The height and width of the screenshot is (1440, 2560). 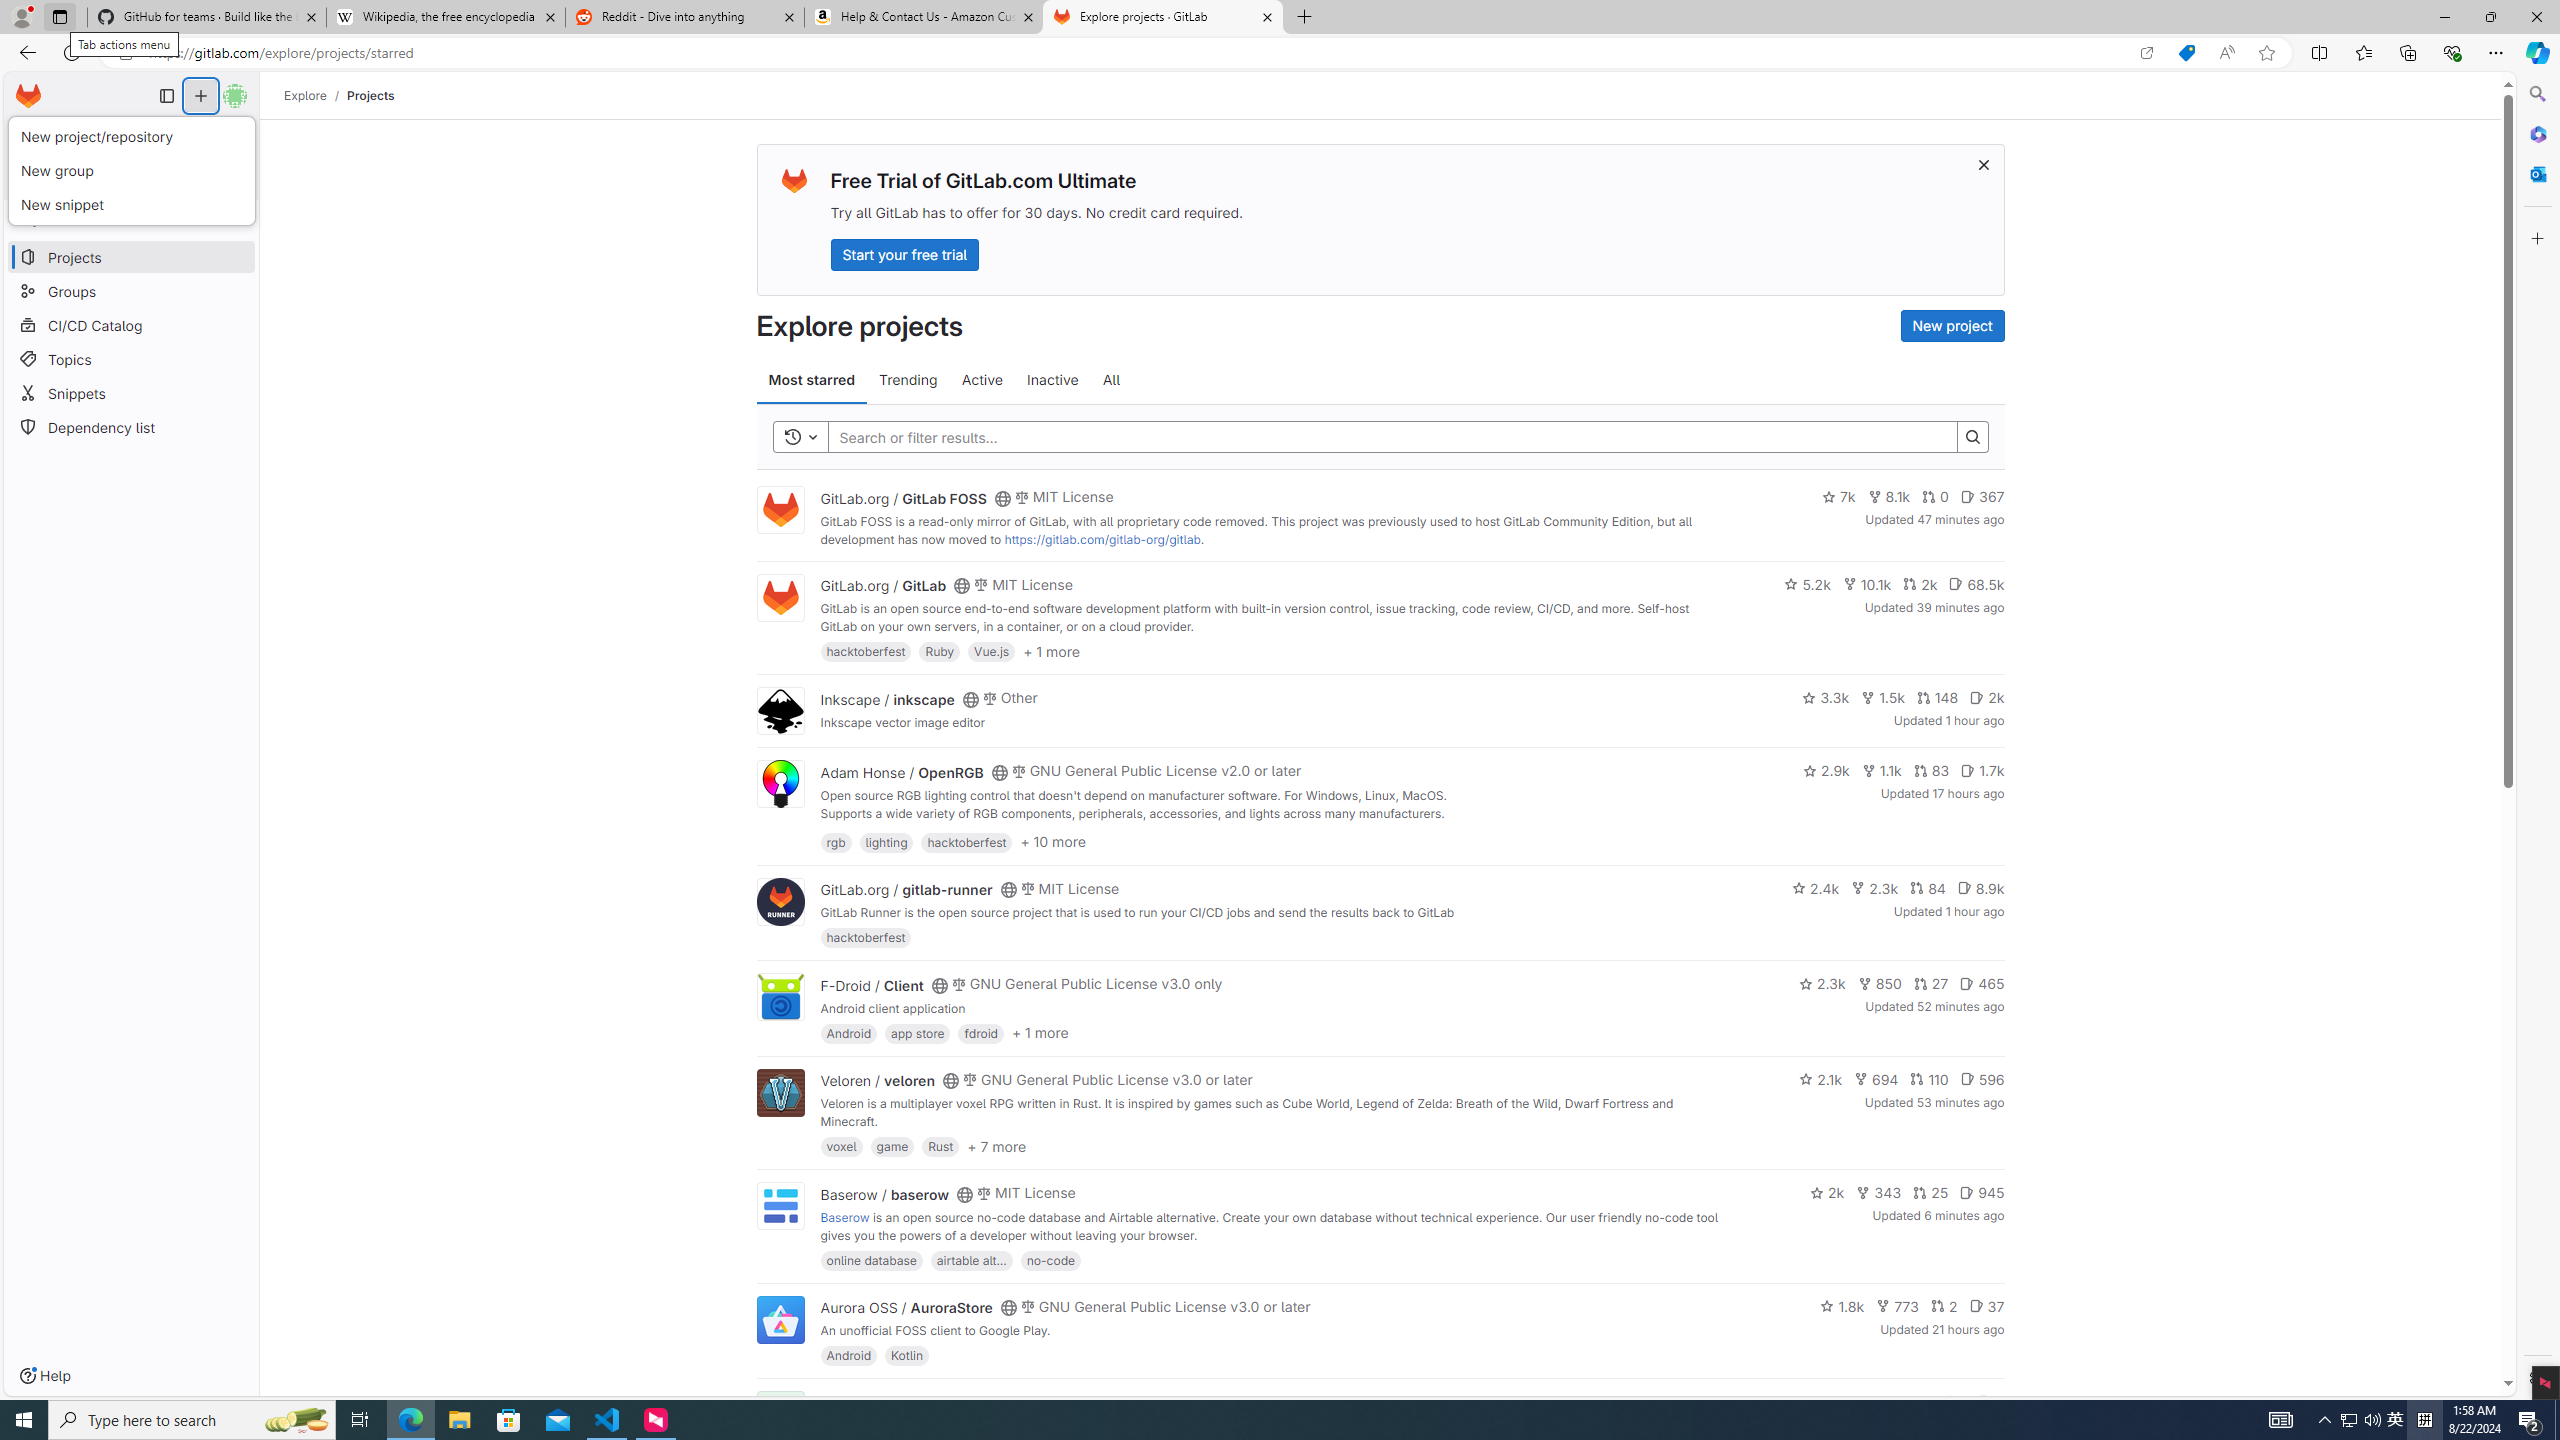 What do you see at coordinates (1052, 840) in the screenshot?
I see `'+ 10 more'` at bounding box center [1052, 840].